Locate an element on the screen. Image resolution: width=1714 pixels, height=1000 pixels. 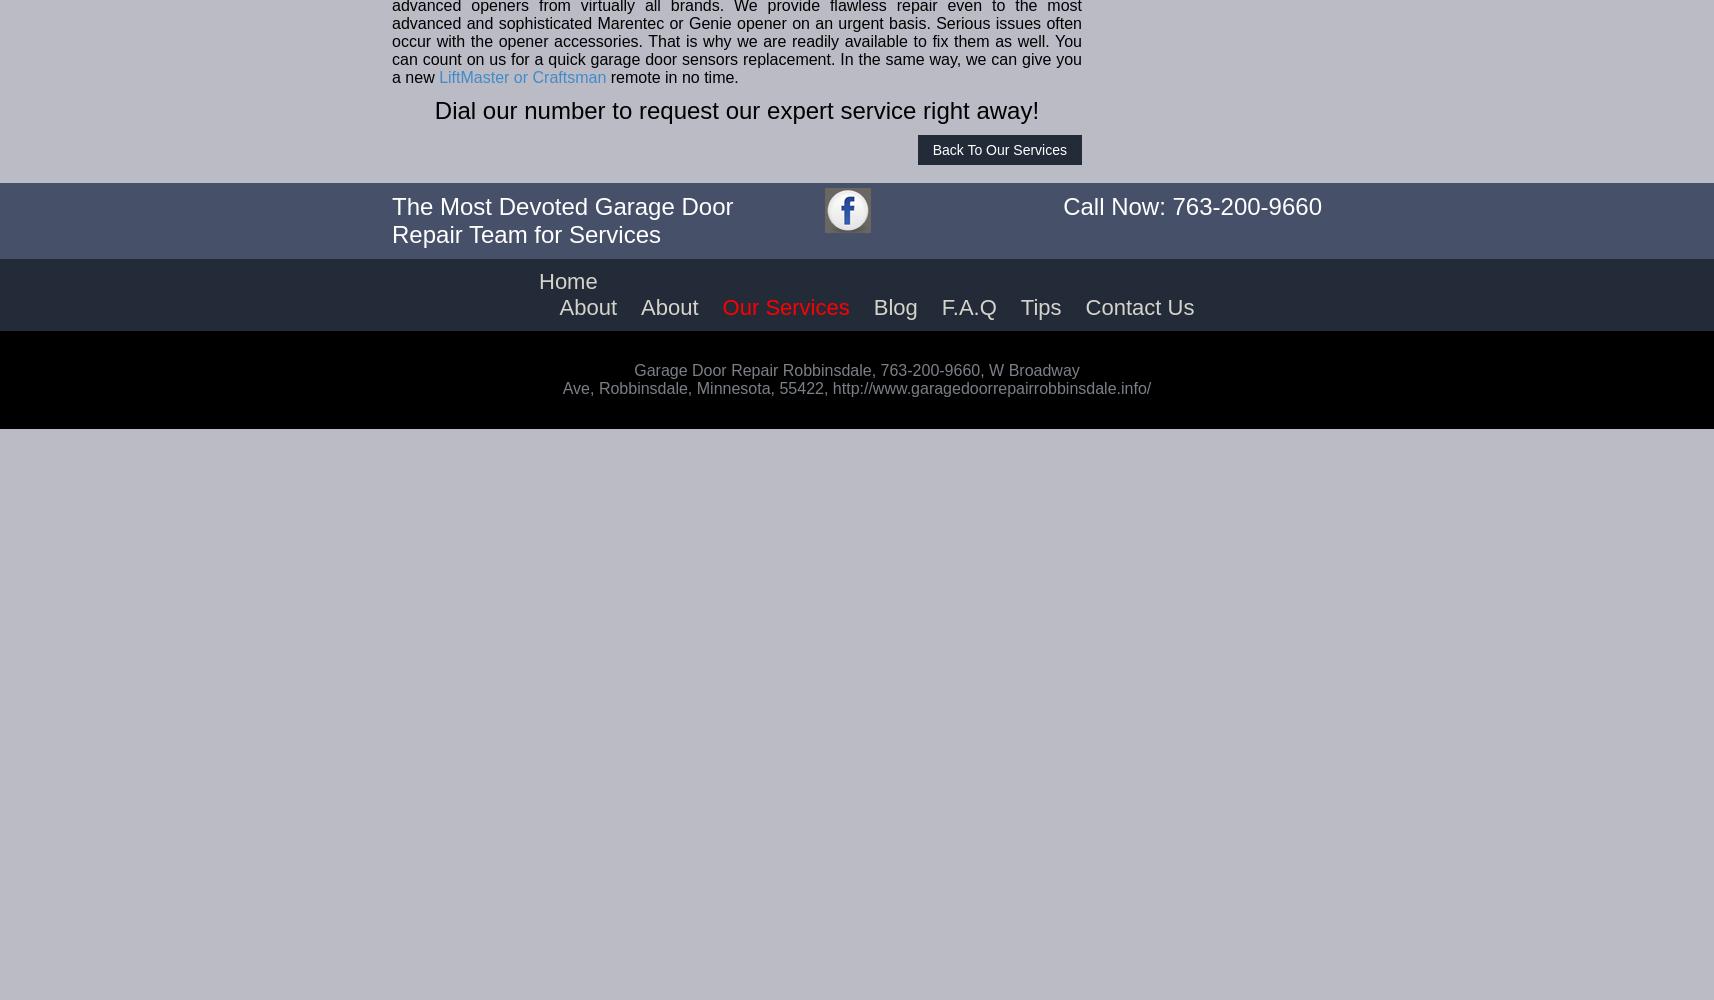
'Blog' is located at coordinates (894, 307).